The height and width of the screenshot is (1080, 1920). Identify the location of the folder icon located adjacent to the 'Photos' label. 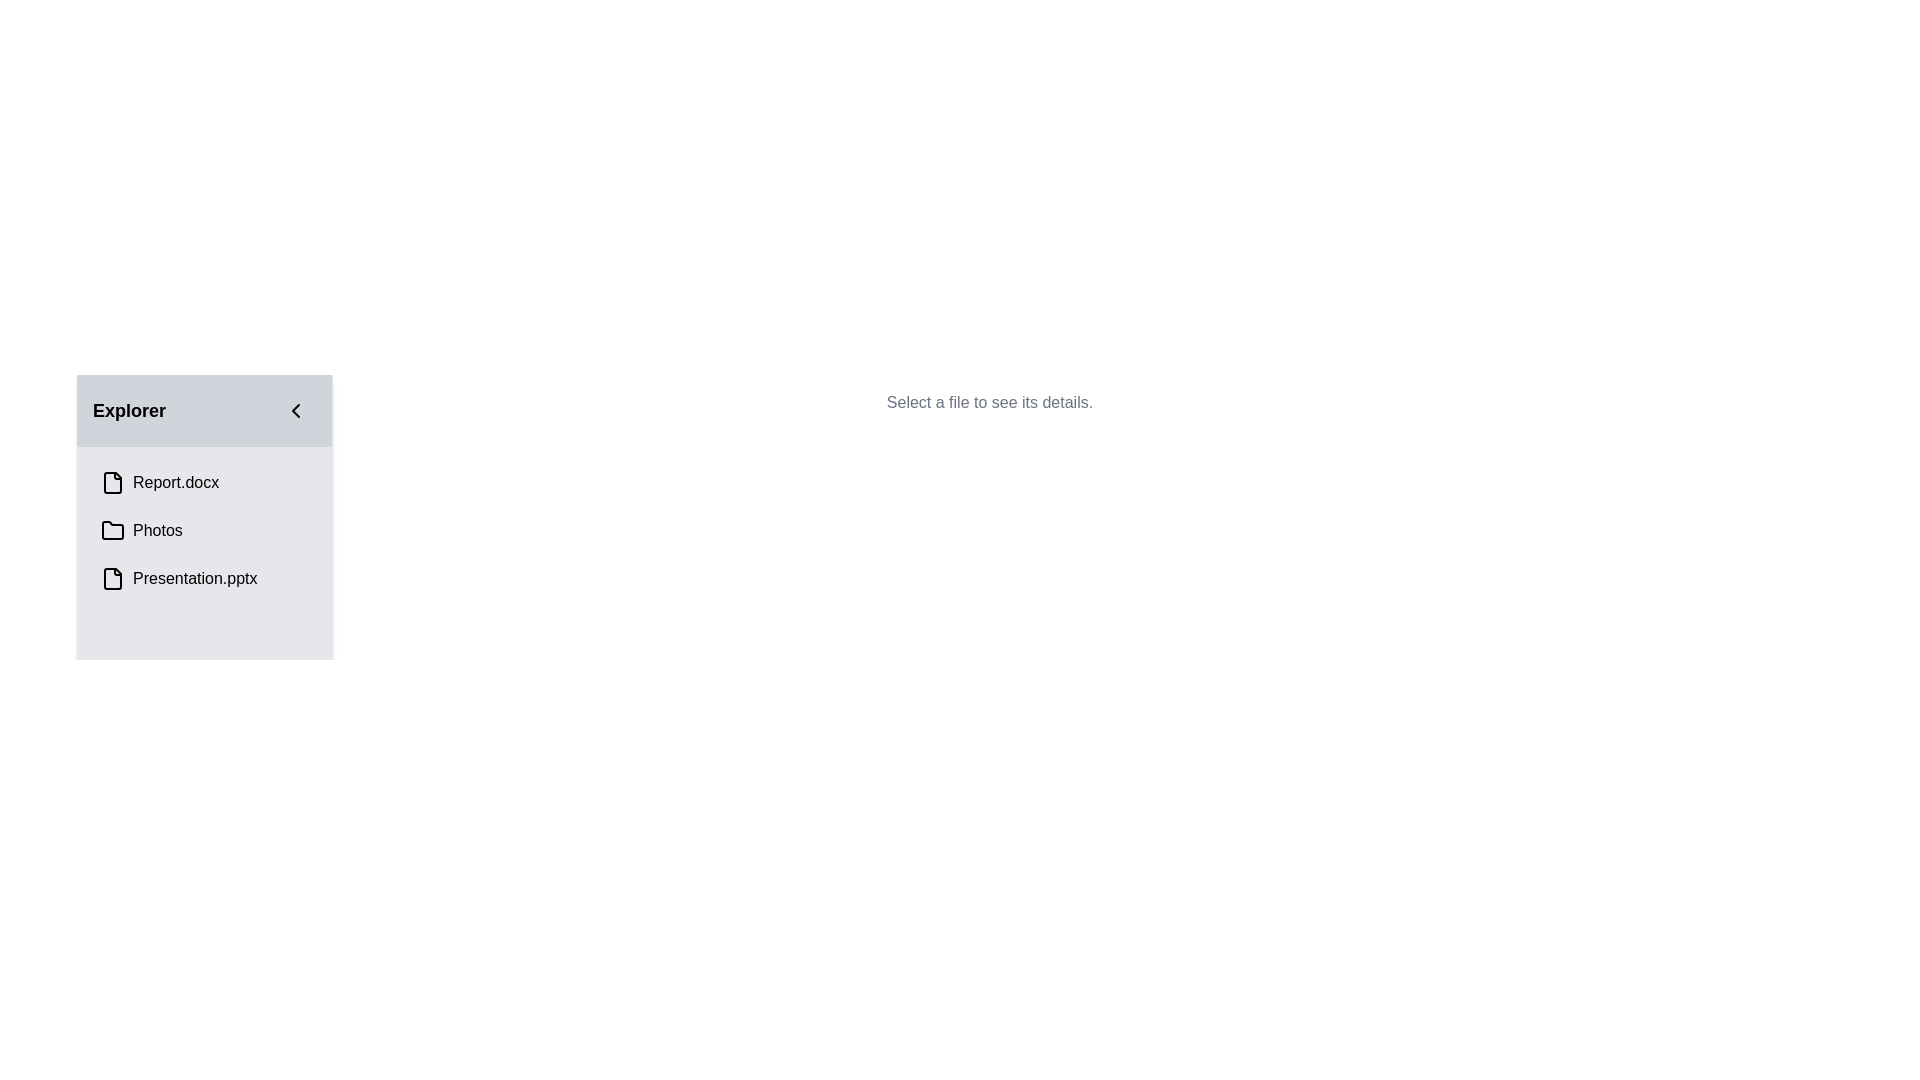
(112, 530).